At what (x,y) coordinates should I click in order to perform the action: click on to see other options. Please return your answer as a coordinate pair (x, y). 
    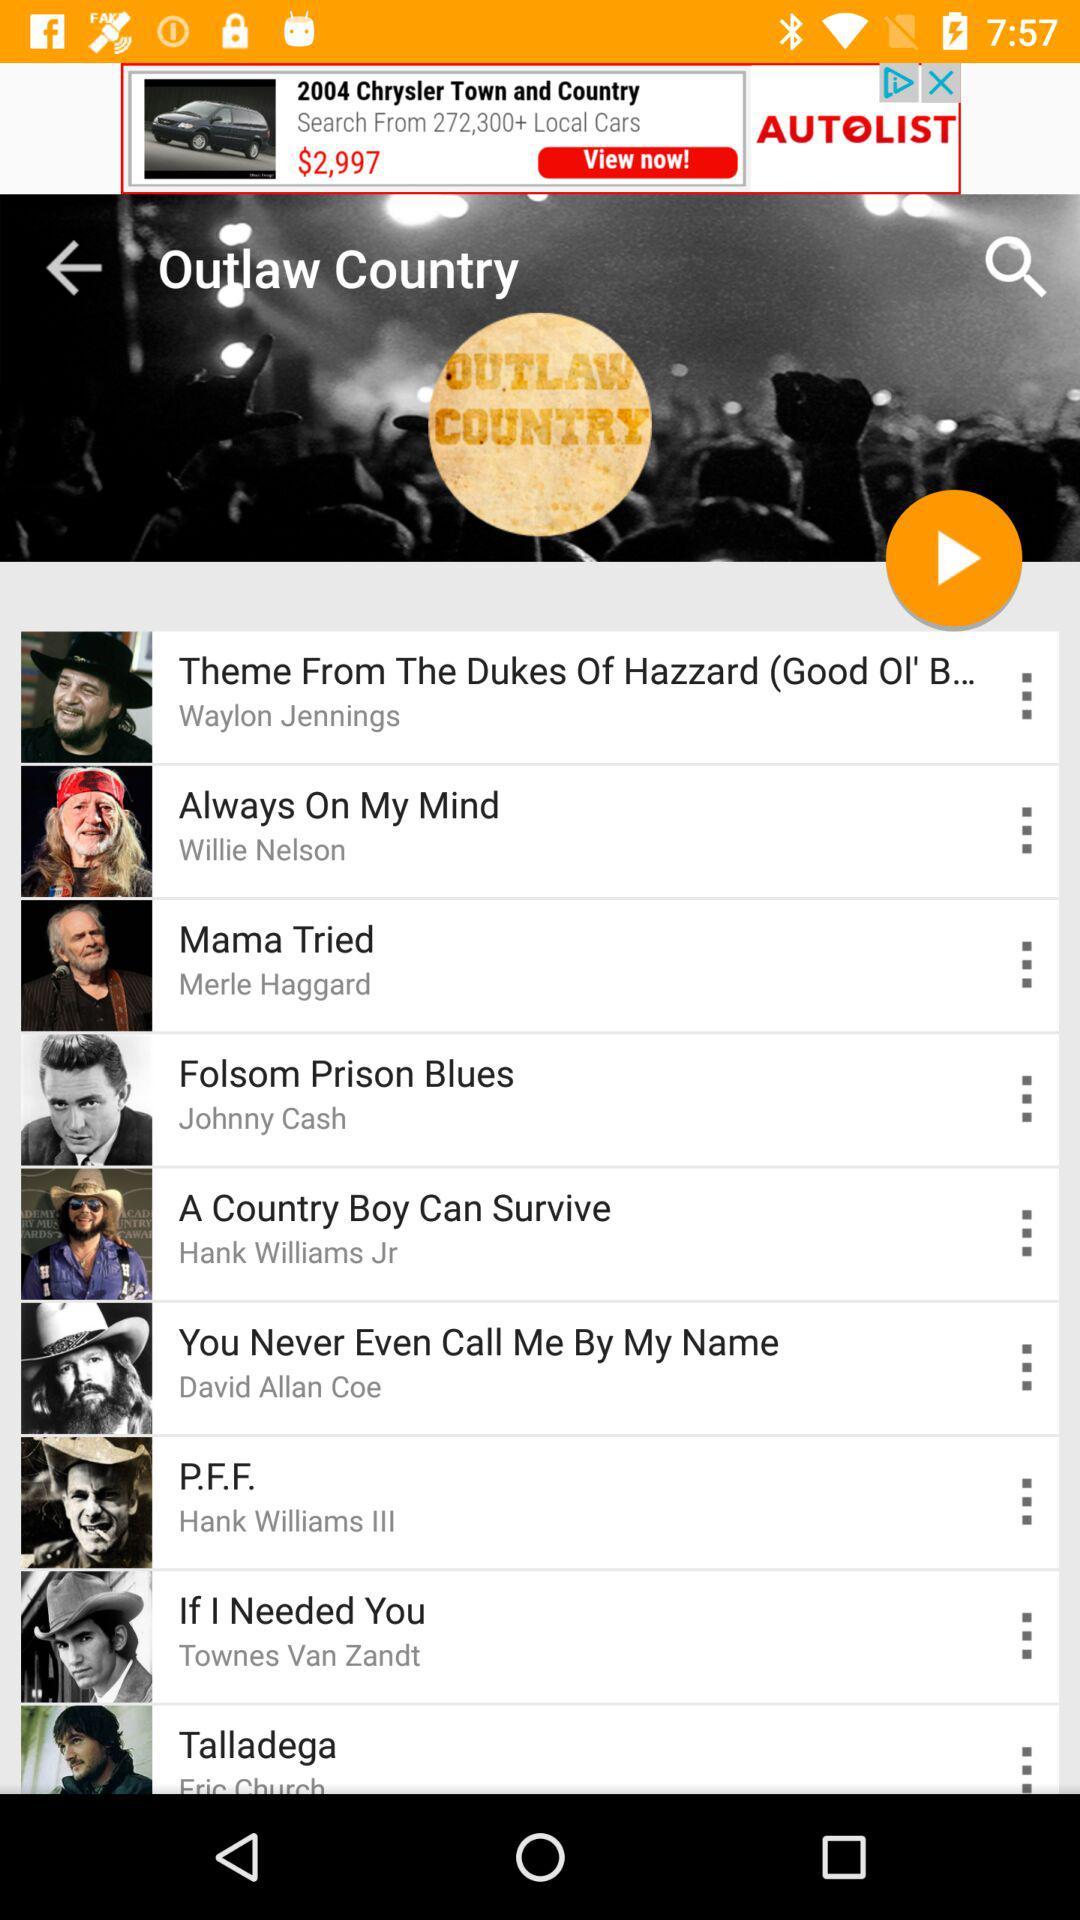
    Looking at the image, I should click on (1027, 830).